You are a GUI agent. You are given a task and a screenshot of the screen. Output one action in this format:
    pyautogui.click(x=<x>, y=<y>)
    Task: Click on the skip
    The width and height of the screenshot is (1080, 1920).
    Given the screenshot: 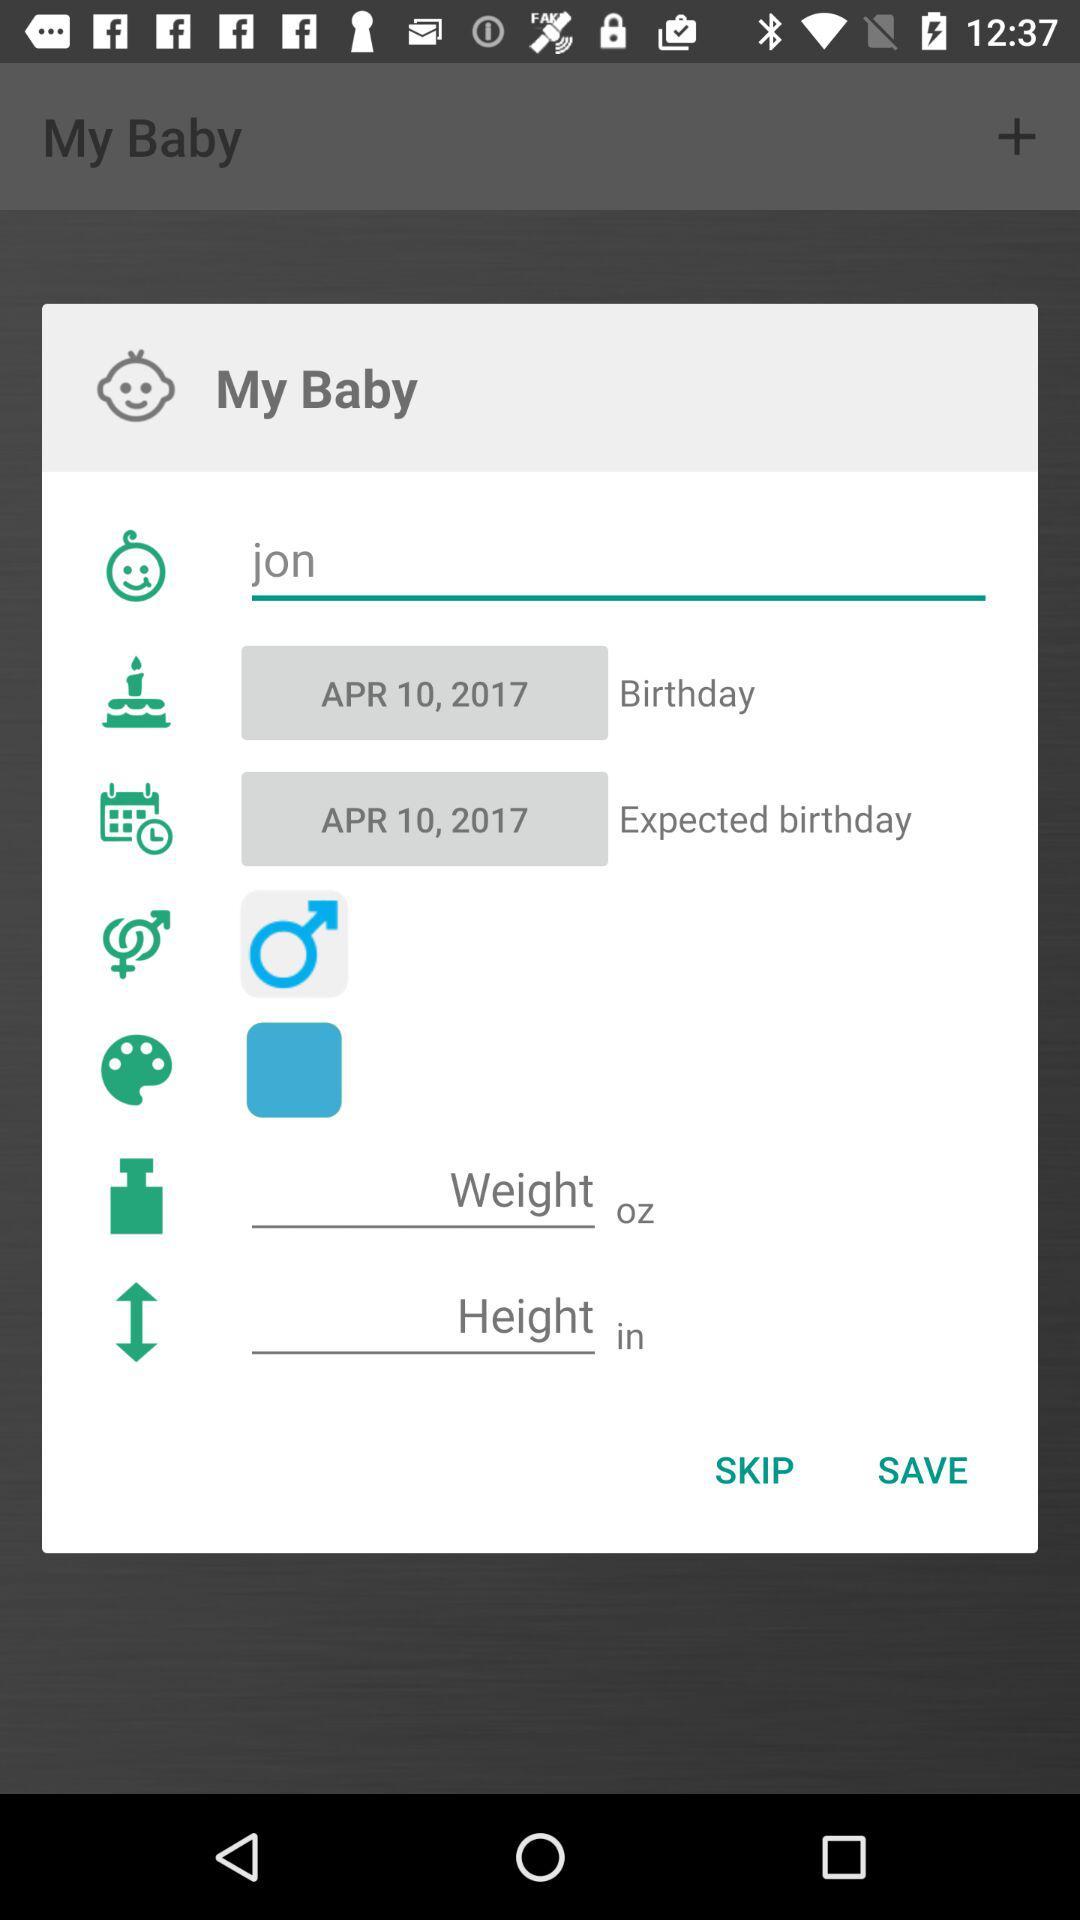 What is the action you would take?
    pyautogui.click(x=754, y=1469)
    